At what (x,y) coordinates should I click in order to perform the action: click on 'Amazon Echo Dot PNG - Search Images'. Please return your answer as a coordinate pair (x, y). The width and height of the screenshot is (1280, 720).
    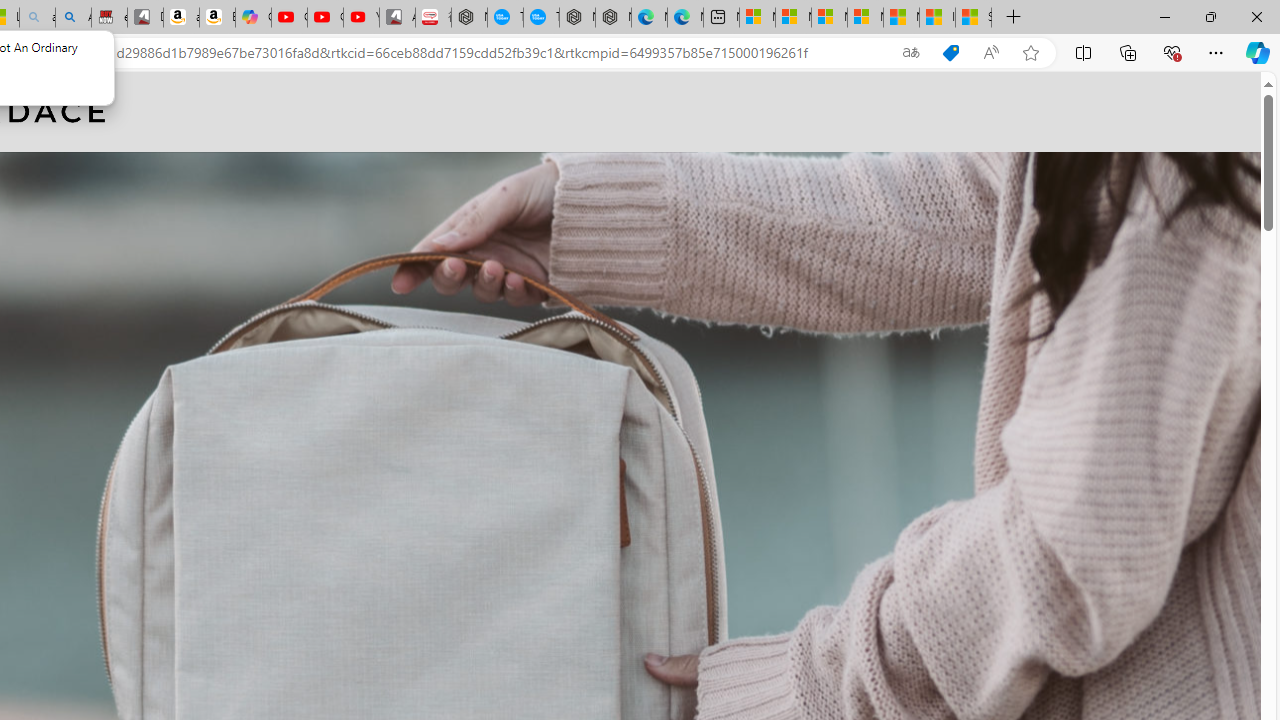
    Looking at the image, I should click on (73, 17).